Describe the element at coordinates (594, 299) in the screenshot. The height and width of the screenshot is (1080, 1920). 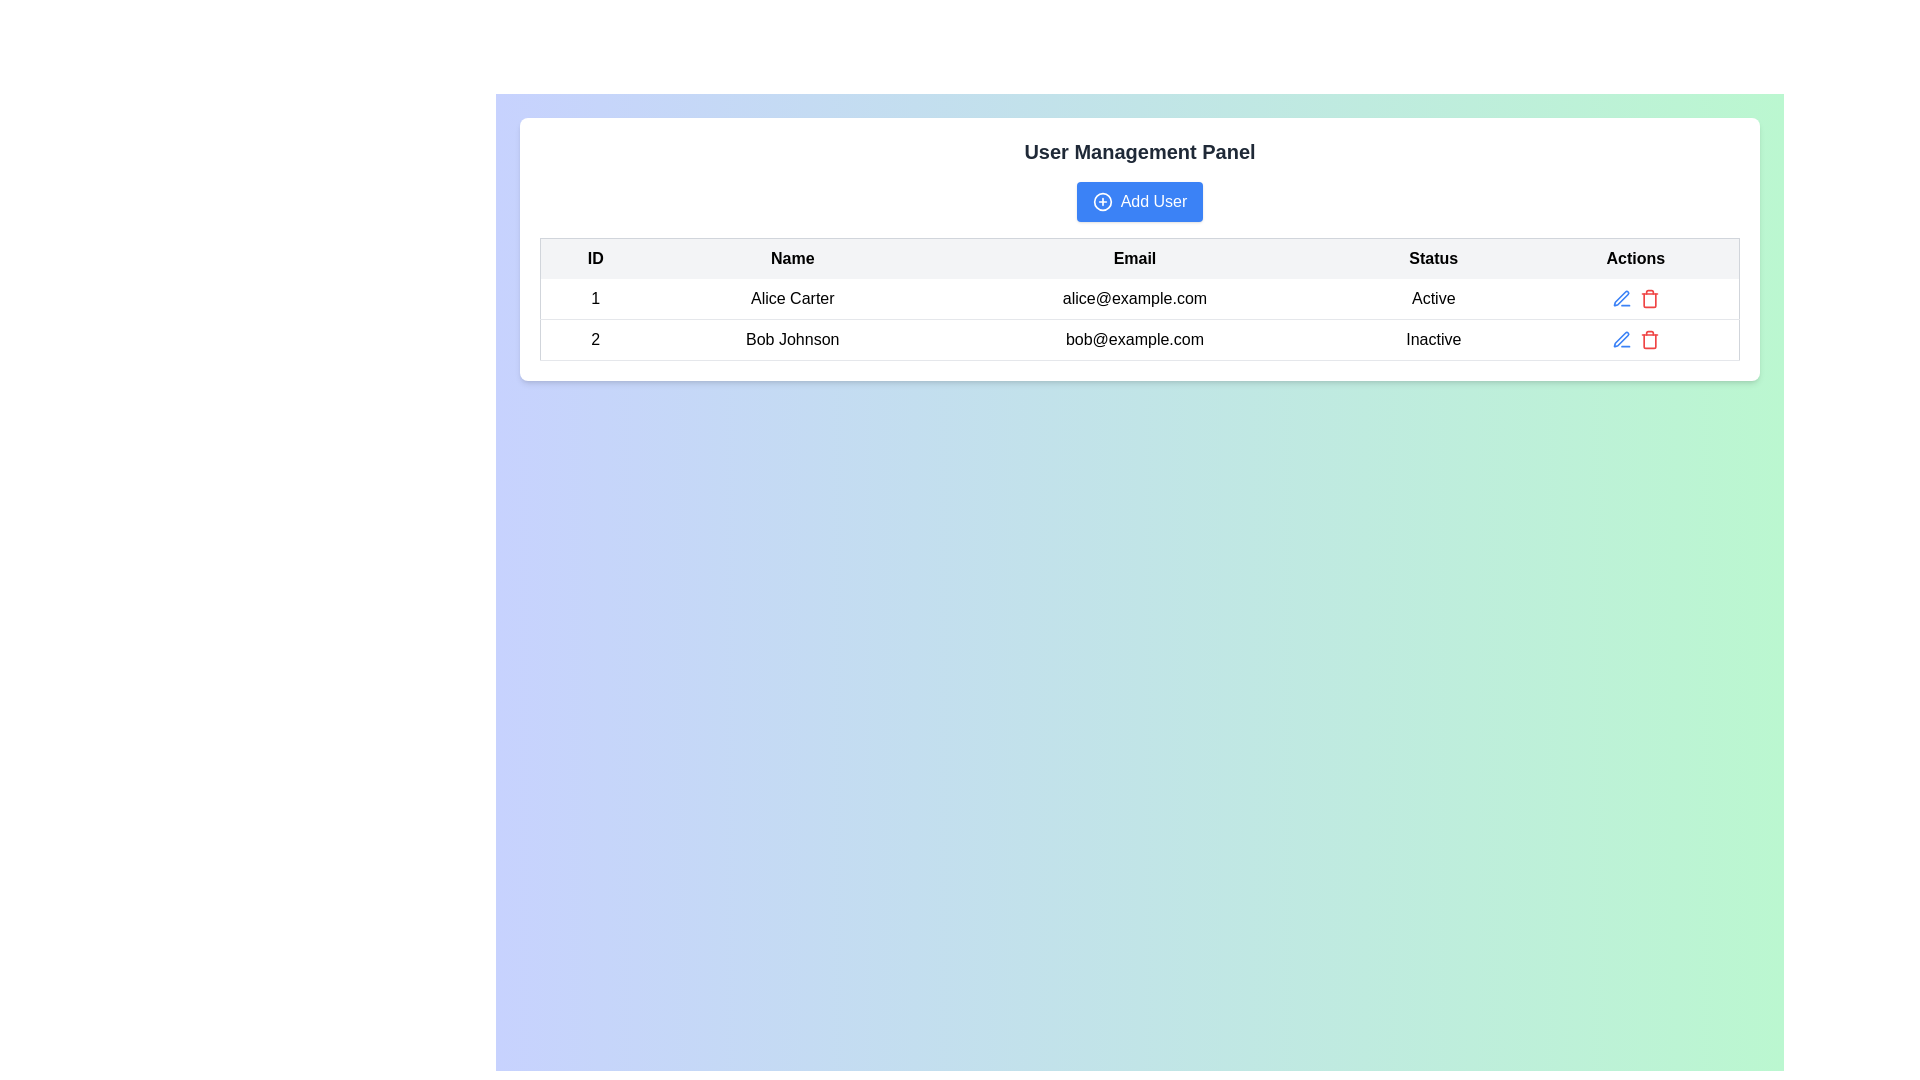
I see `the numeral '1' located in the first column of the first row under the header 'ID' in a table layout` at that location.